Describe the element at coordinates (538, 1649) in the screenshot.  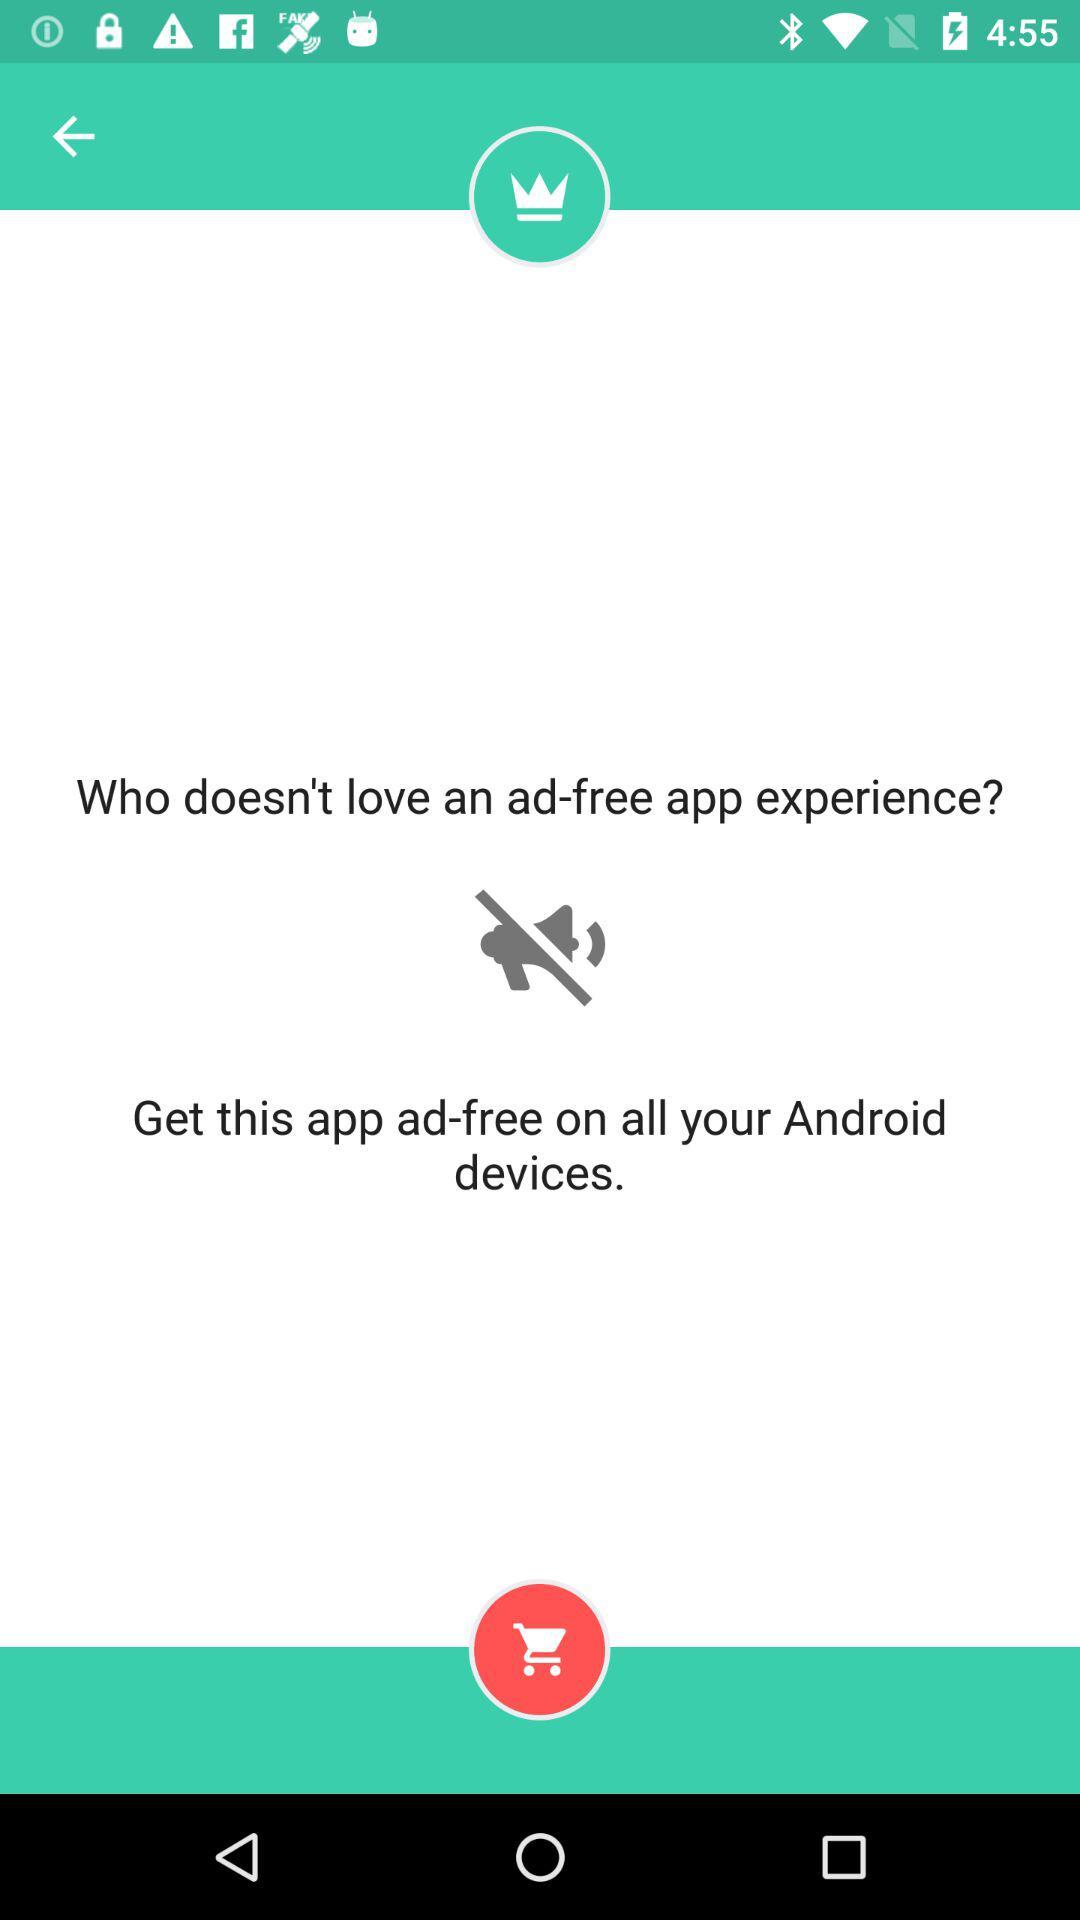
I see `open shopping cart` at that location.